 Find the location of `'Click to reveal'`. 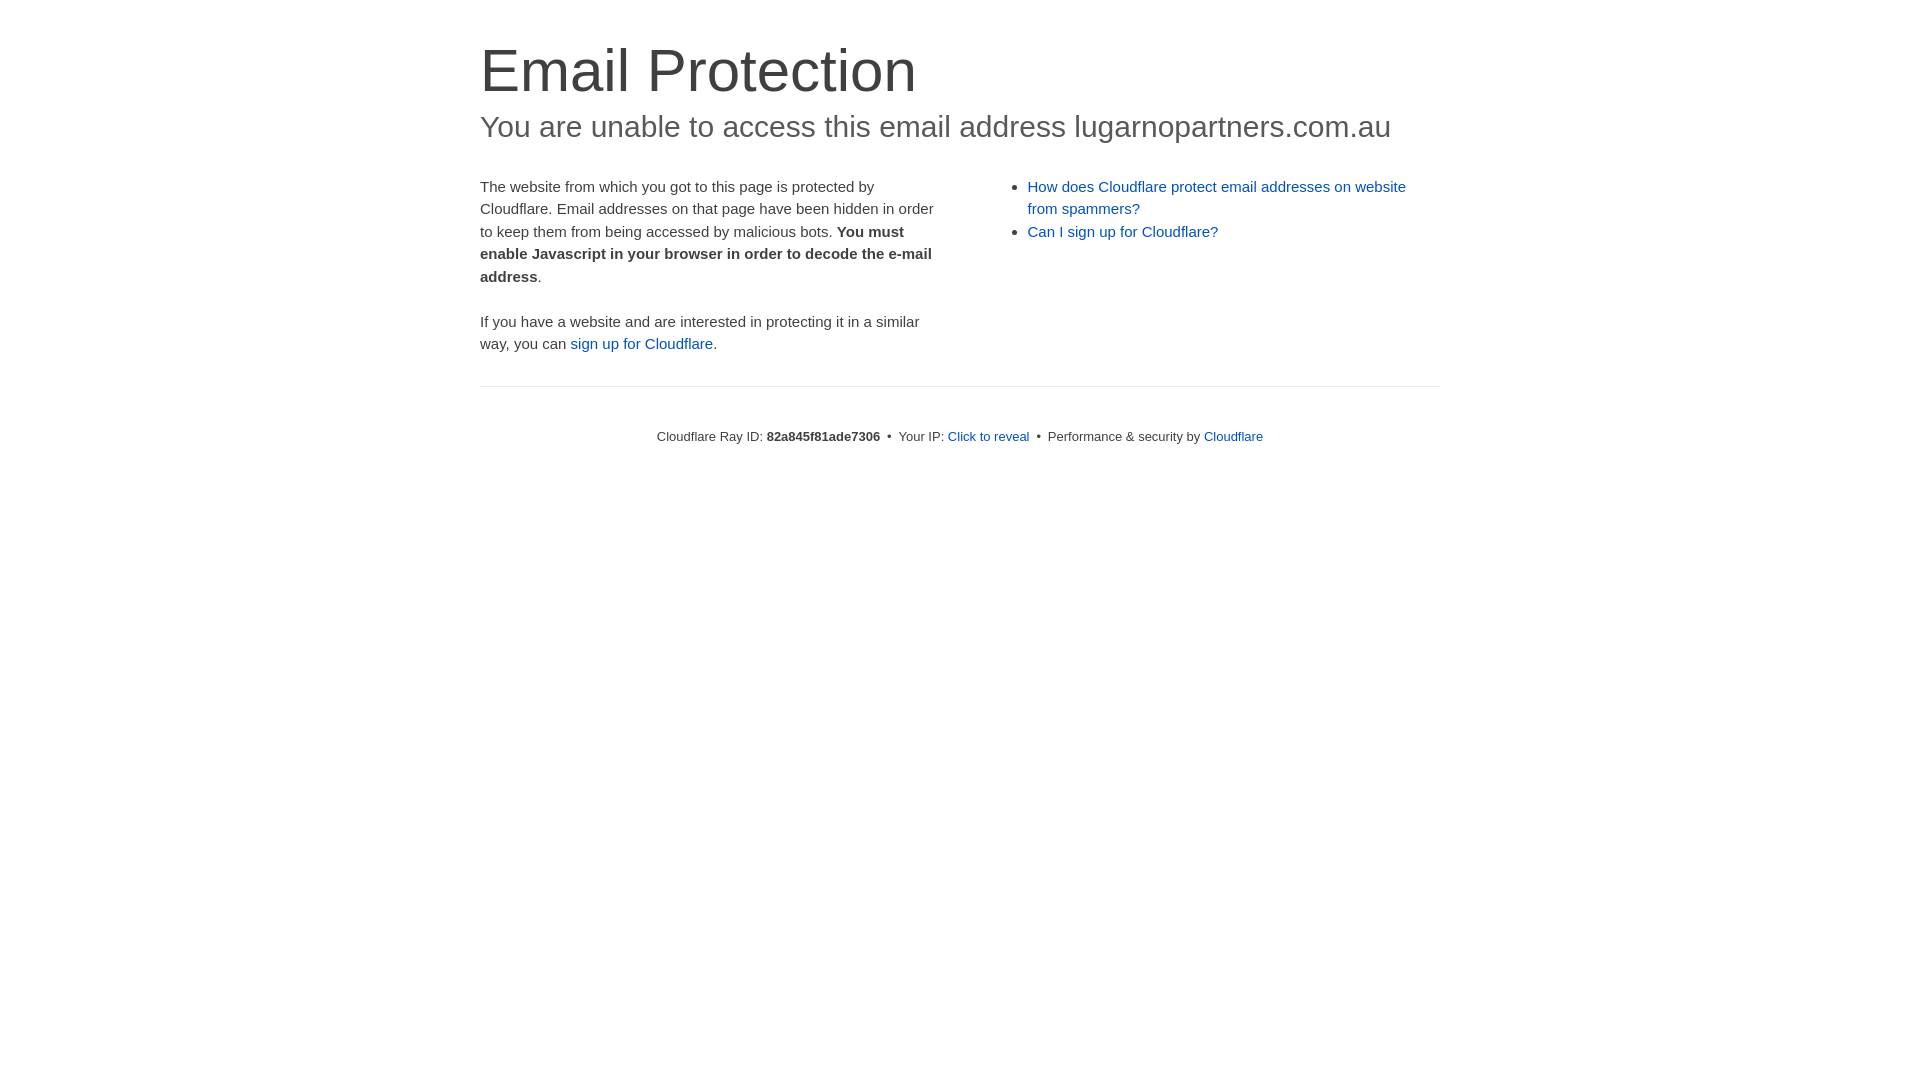

'Click to reveal' is located at coordinates (988, 435).